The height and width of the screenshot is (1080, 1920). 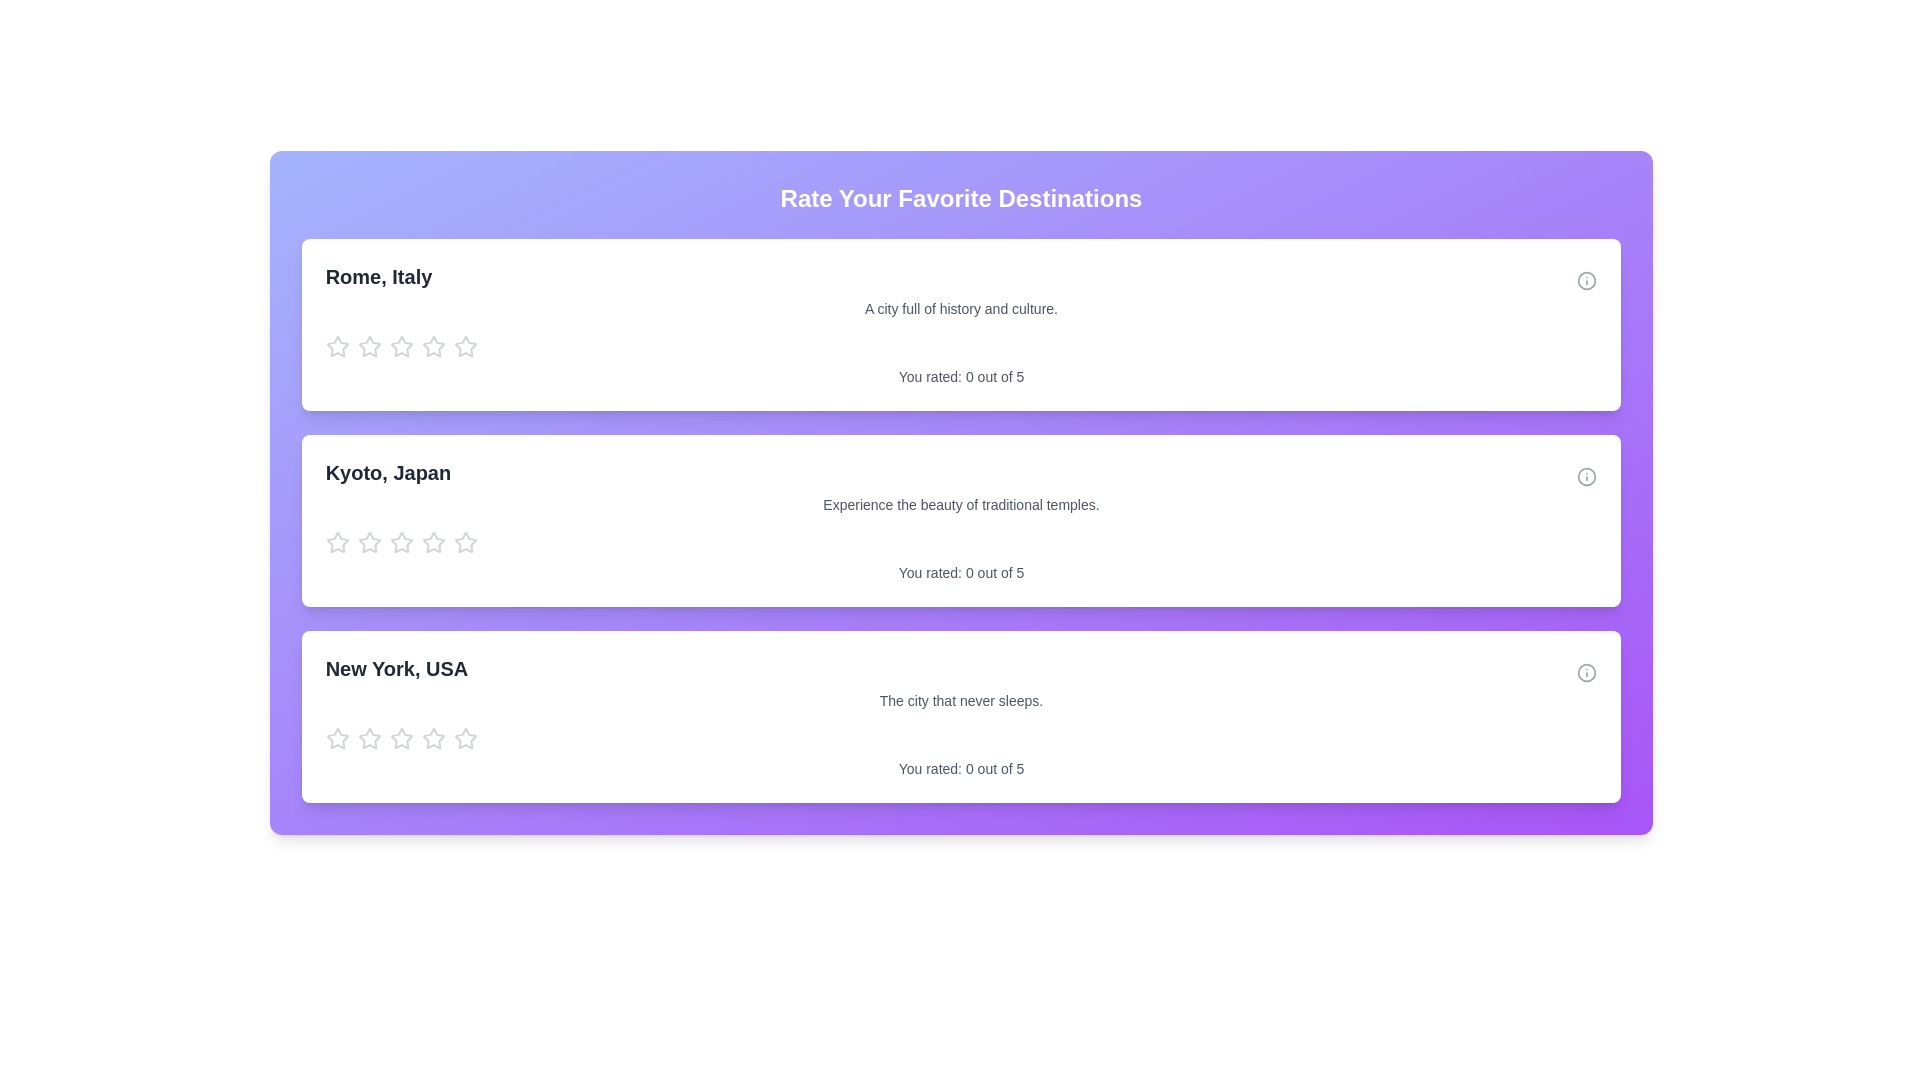 I want to click on the fourth star icon in the rating selection below the text 'New York, USA', so click(x=400, y=739).